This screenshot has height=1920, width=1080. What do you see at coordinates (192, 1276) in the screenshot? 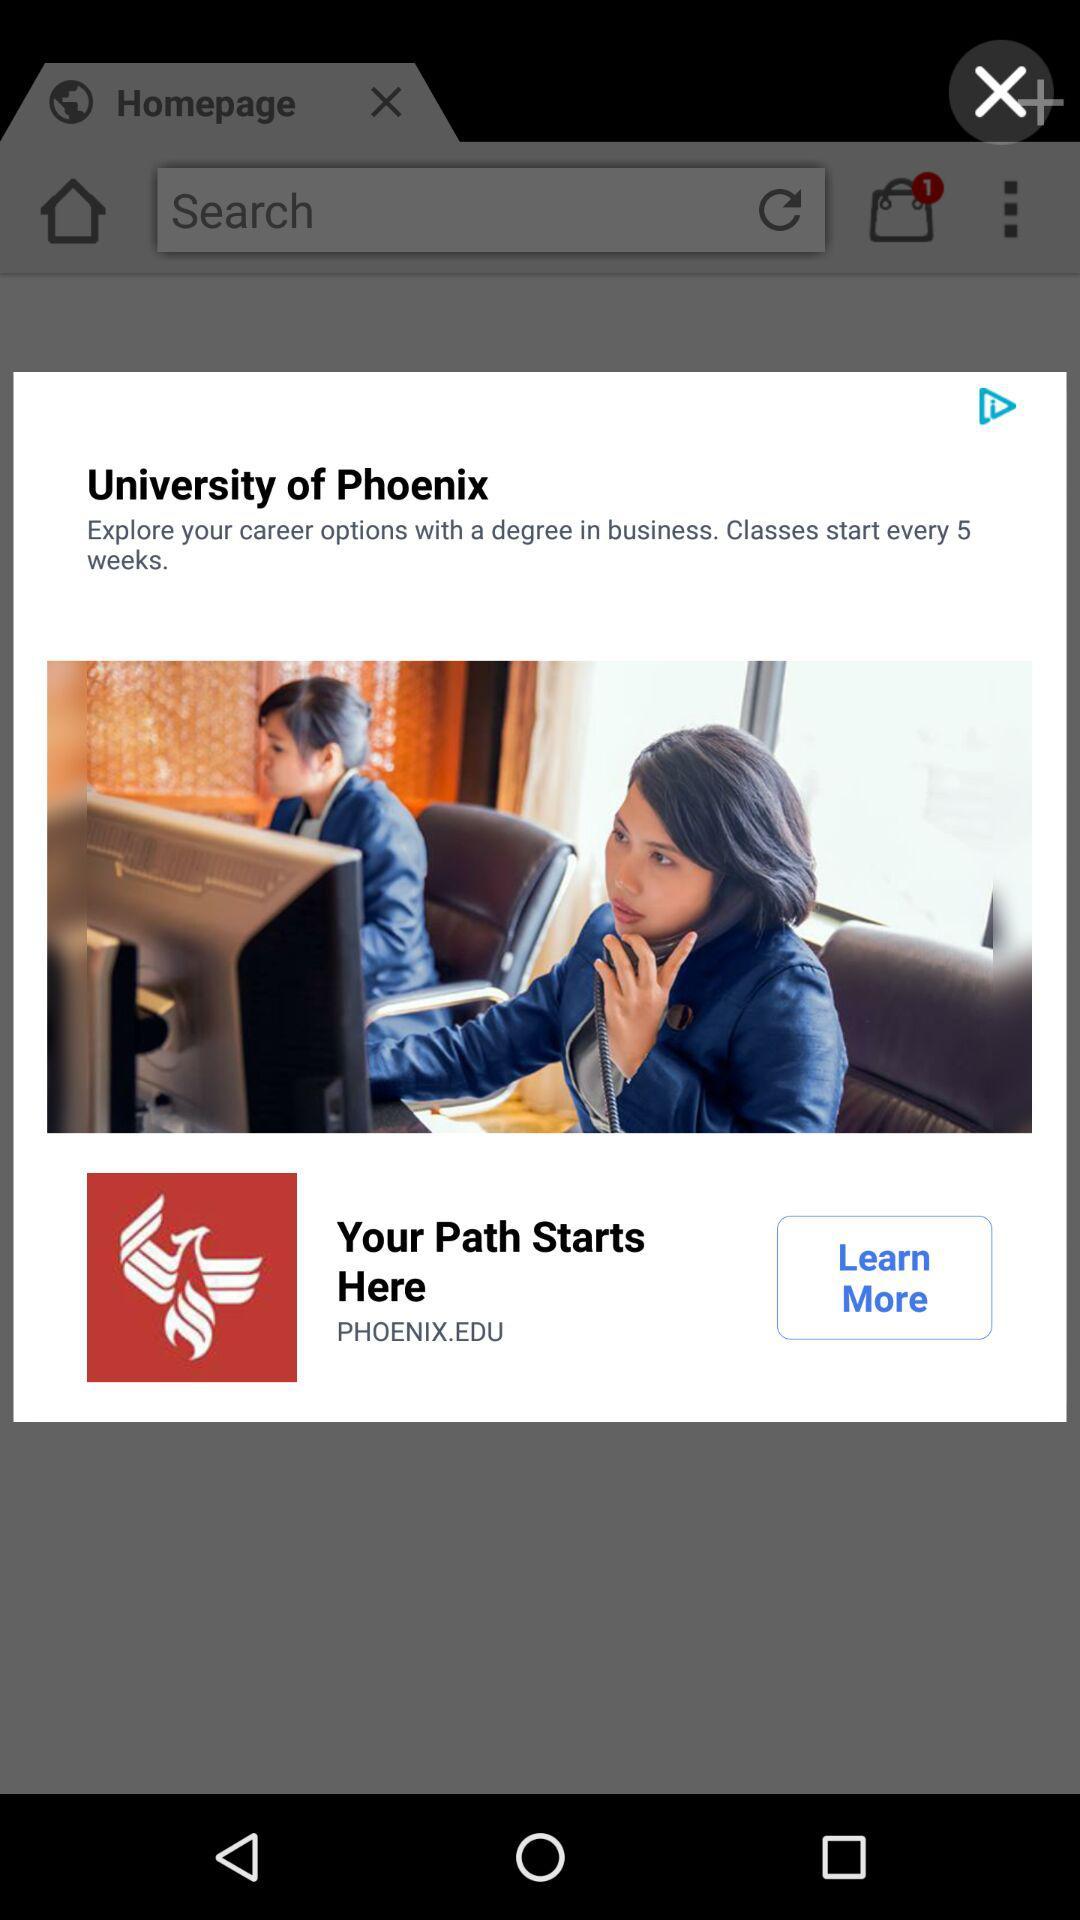
I see `the icon to the left of your path starts icon` at bounding box center [192, 1276].